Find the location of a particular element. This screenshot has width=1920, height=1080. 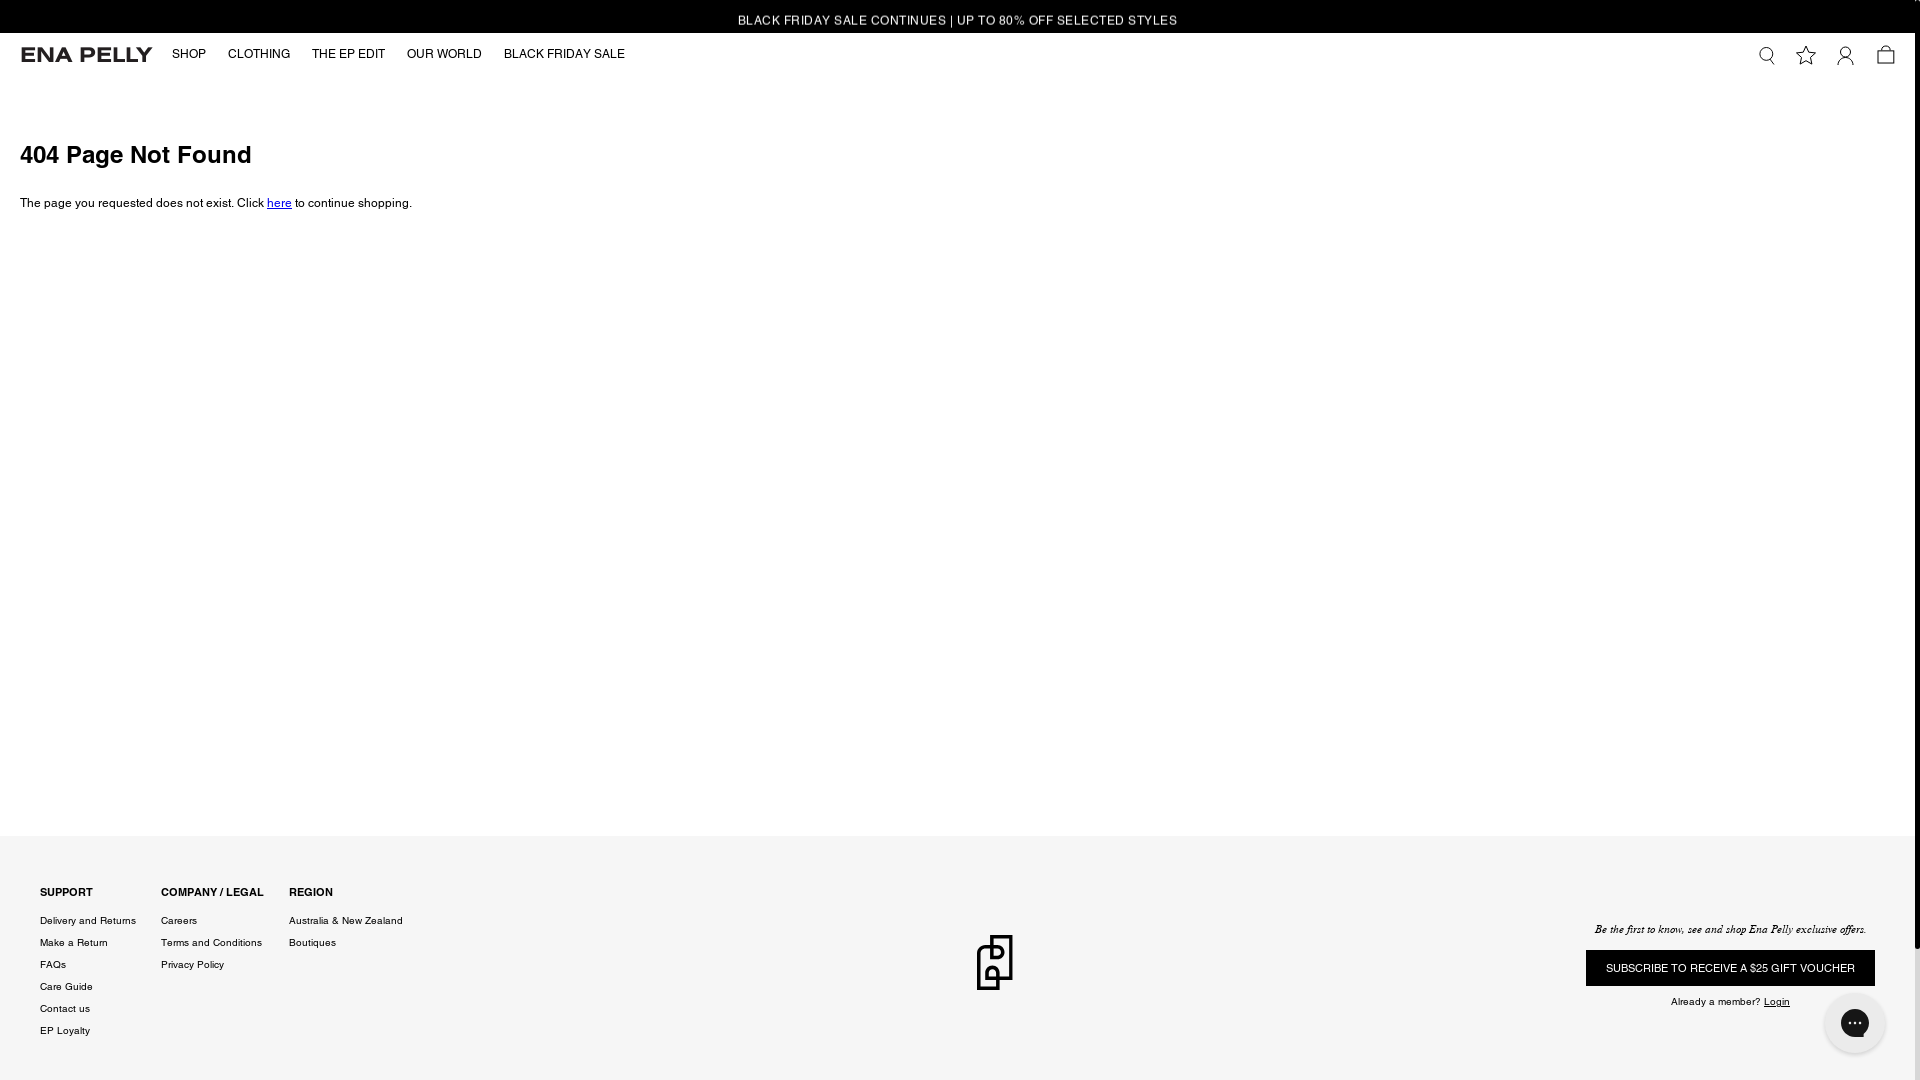

'Login' is located at coordinates (1776, 1001).